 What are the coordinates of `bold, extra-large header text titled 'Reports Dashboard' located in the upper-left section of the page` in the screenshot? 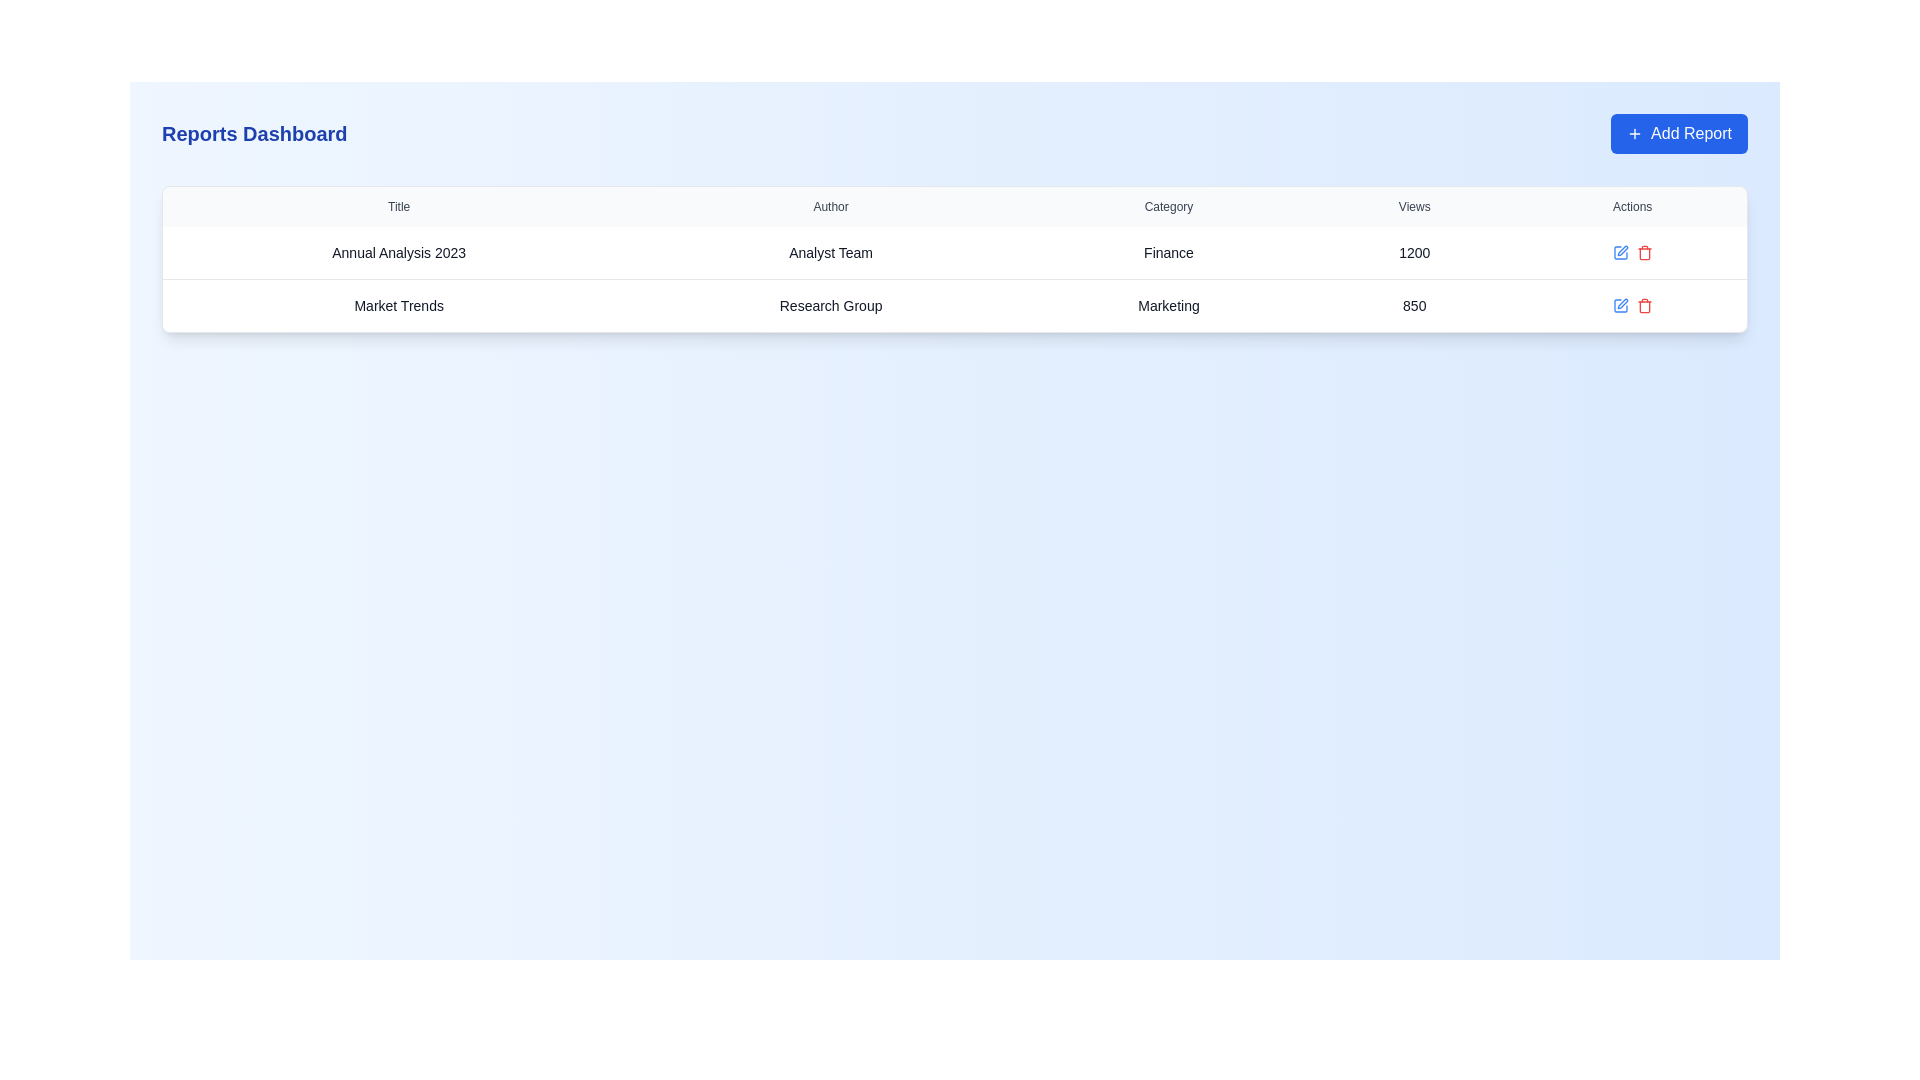 It's located at (253, 134).